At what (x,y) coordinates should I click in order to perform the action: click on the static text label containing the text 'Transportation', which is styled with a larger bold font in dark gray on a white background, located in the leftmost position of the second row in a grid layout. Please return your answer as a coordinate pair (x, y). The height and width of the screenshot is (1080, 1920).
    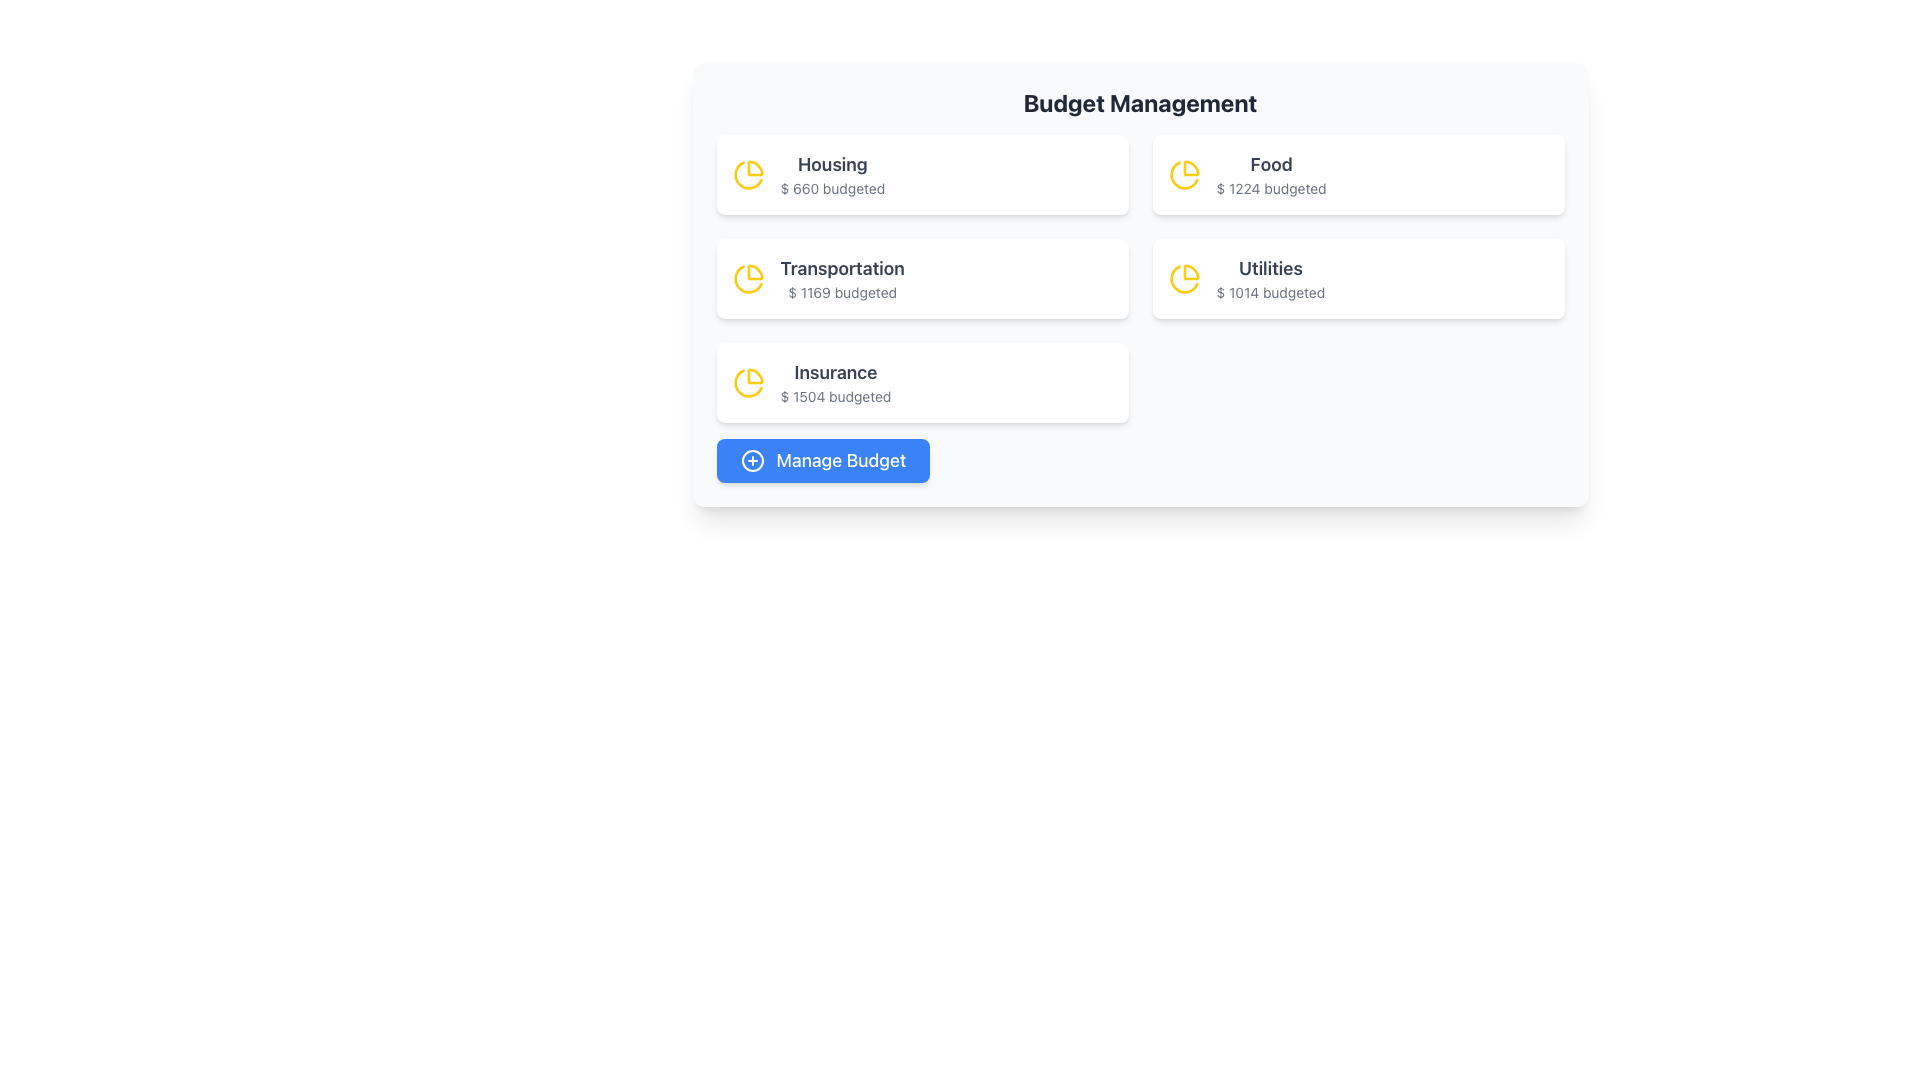
    Looking at the image, I should click on (842, 268).